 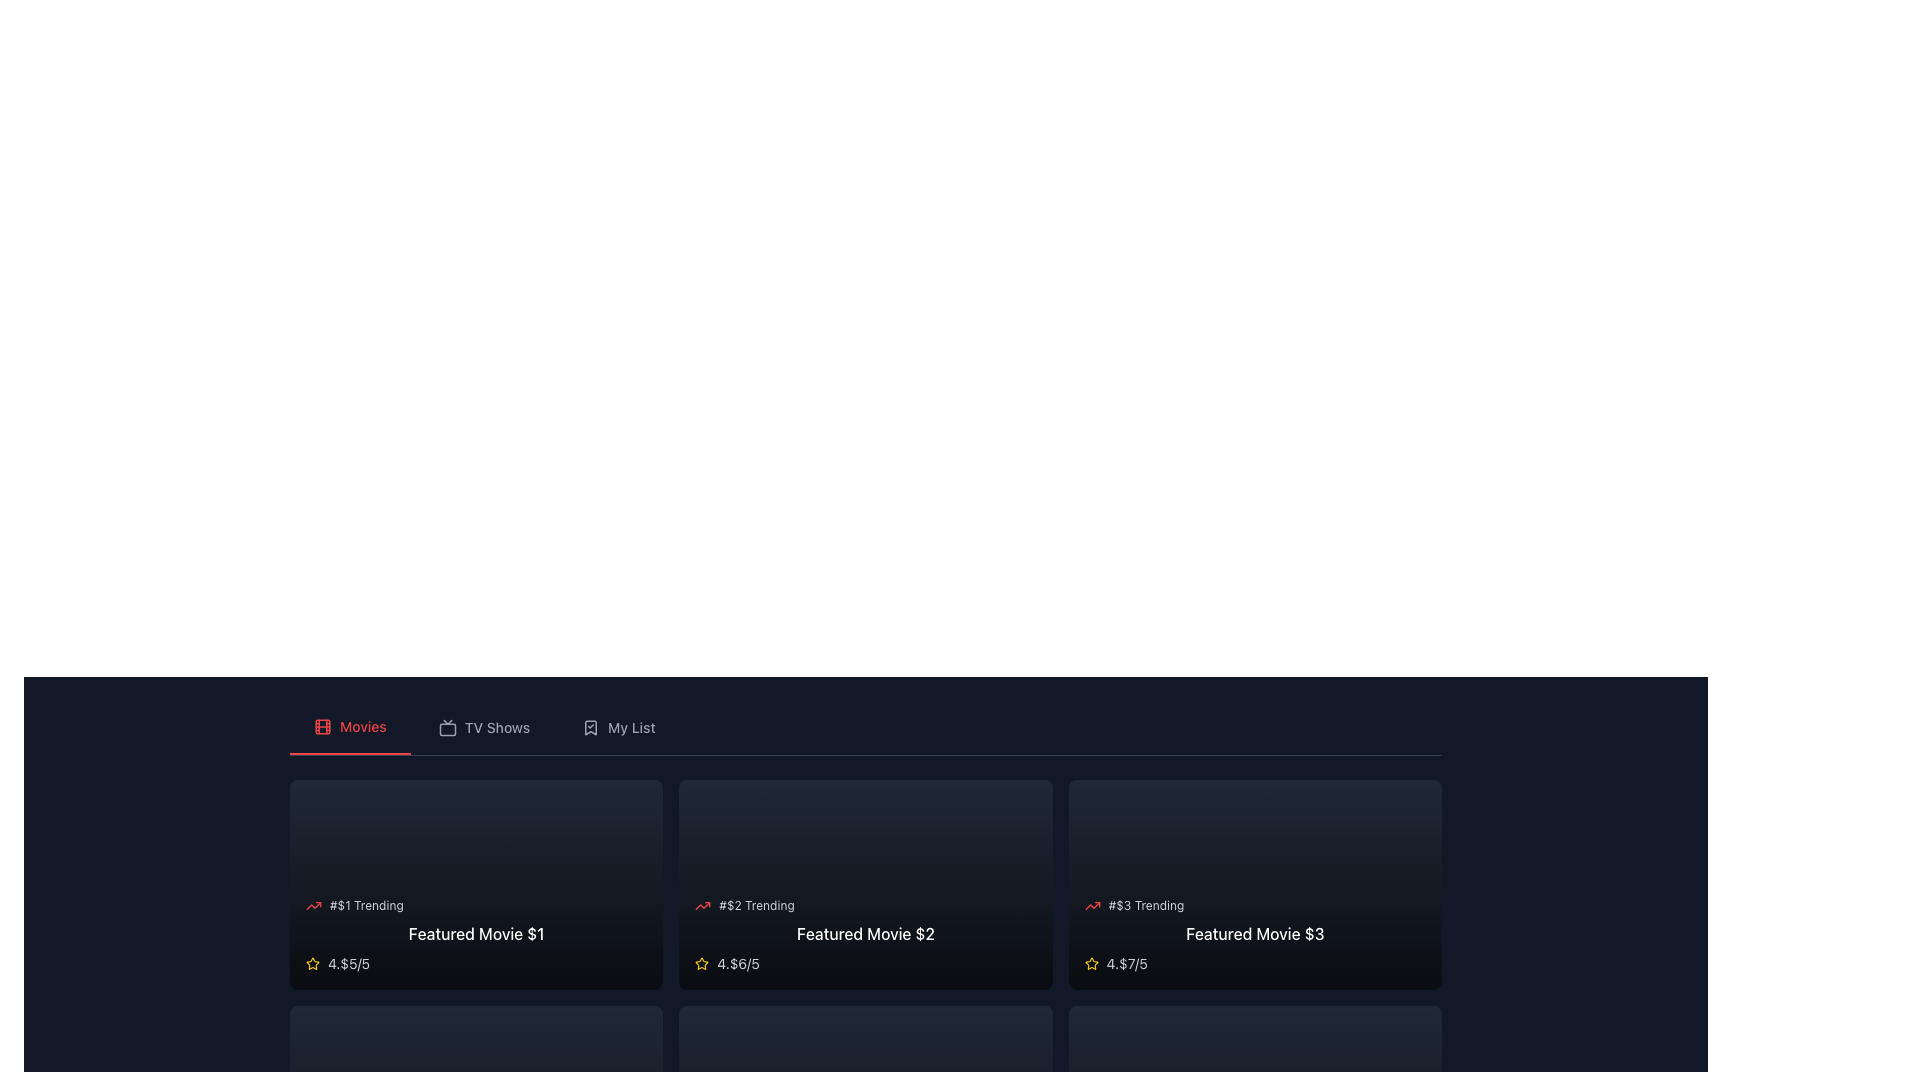 I want to click on the five-pointed yellow star icon representing ratings, located at the bottom-right corner of the 'Featured Movie $3' card, which is inline with the text '4.7/5', so click(x=702, y=962).